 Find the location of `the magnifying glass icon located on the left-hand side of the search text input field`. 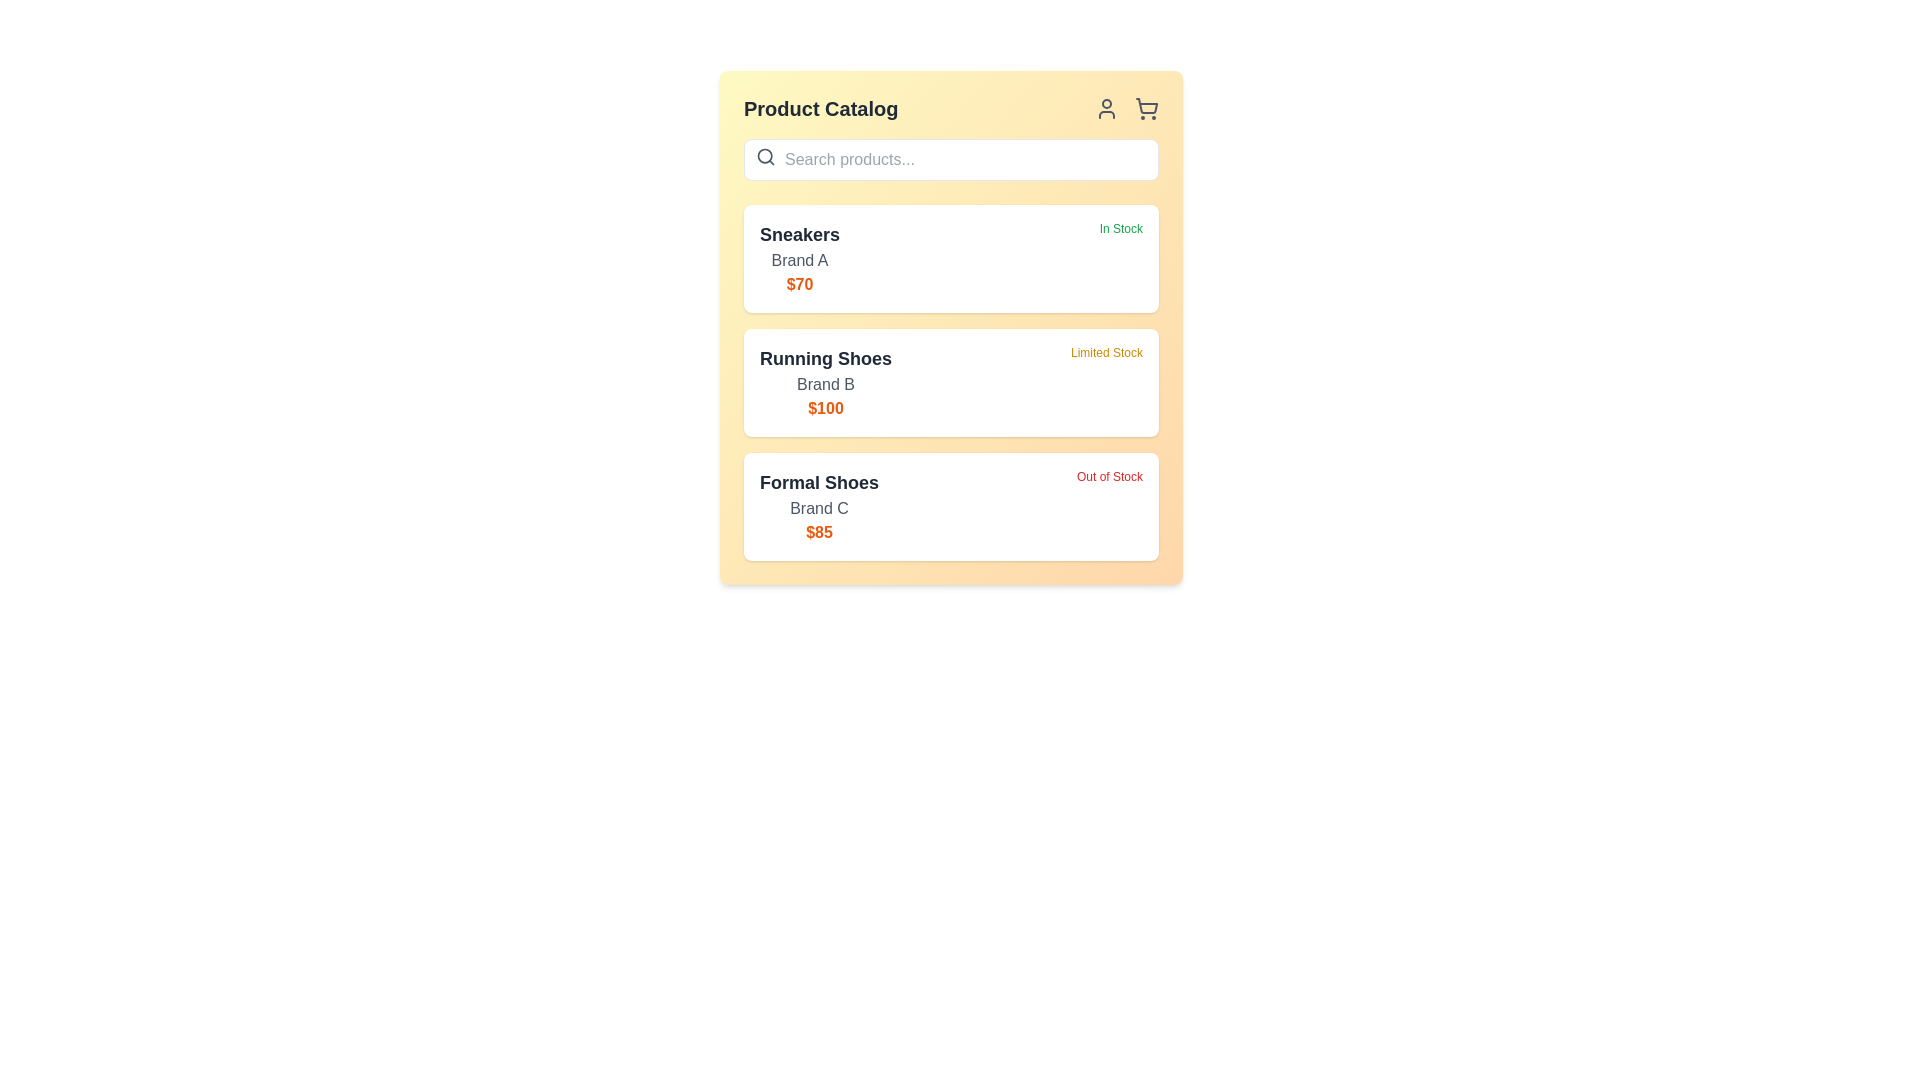

the magnifying glass icon located on the left-hand side of the search text input field is located at coordinates (765, 156).